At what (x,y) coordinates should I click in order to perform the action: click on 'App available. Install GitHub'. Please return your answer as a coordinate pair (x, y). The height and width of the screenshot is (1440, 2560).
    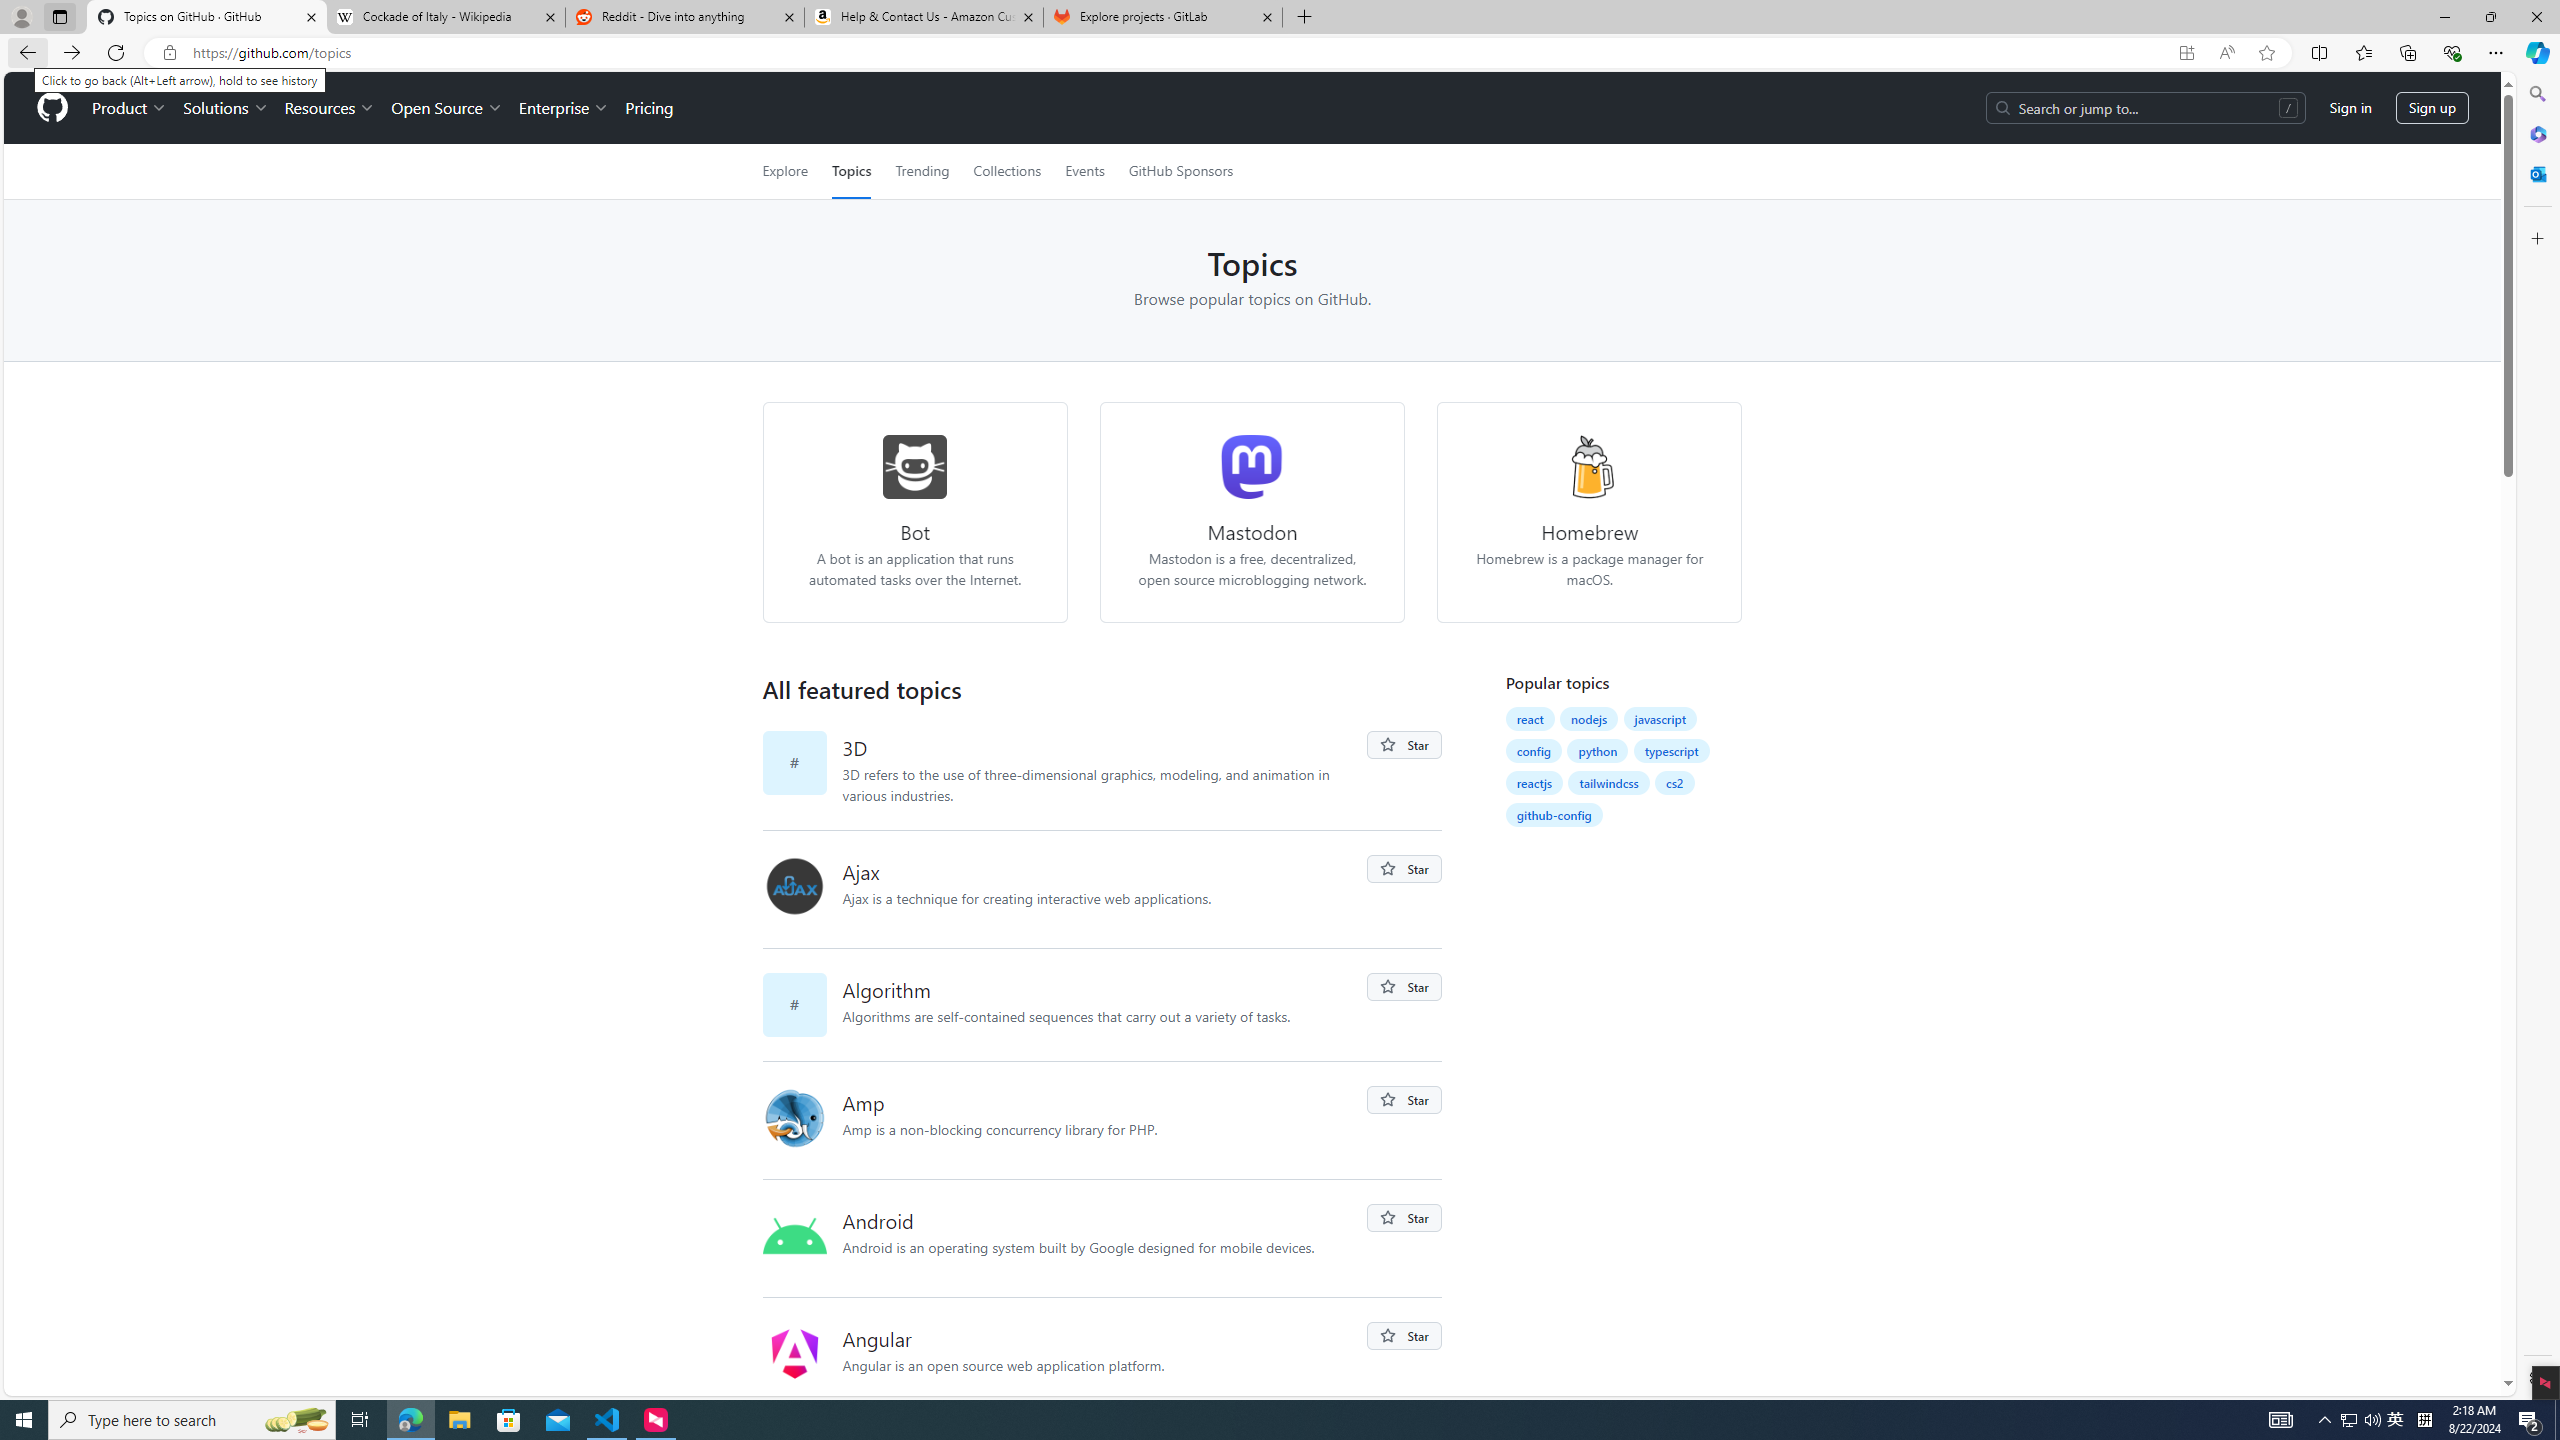
    Looking at the image, I should click on (2185, 53).